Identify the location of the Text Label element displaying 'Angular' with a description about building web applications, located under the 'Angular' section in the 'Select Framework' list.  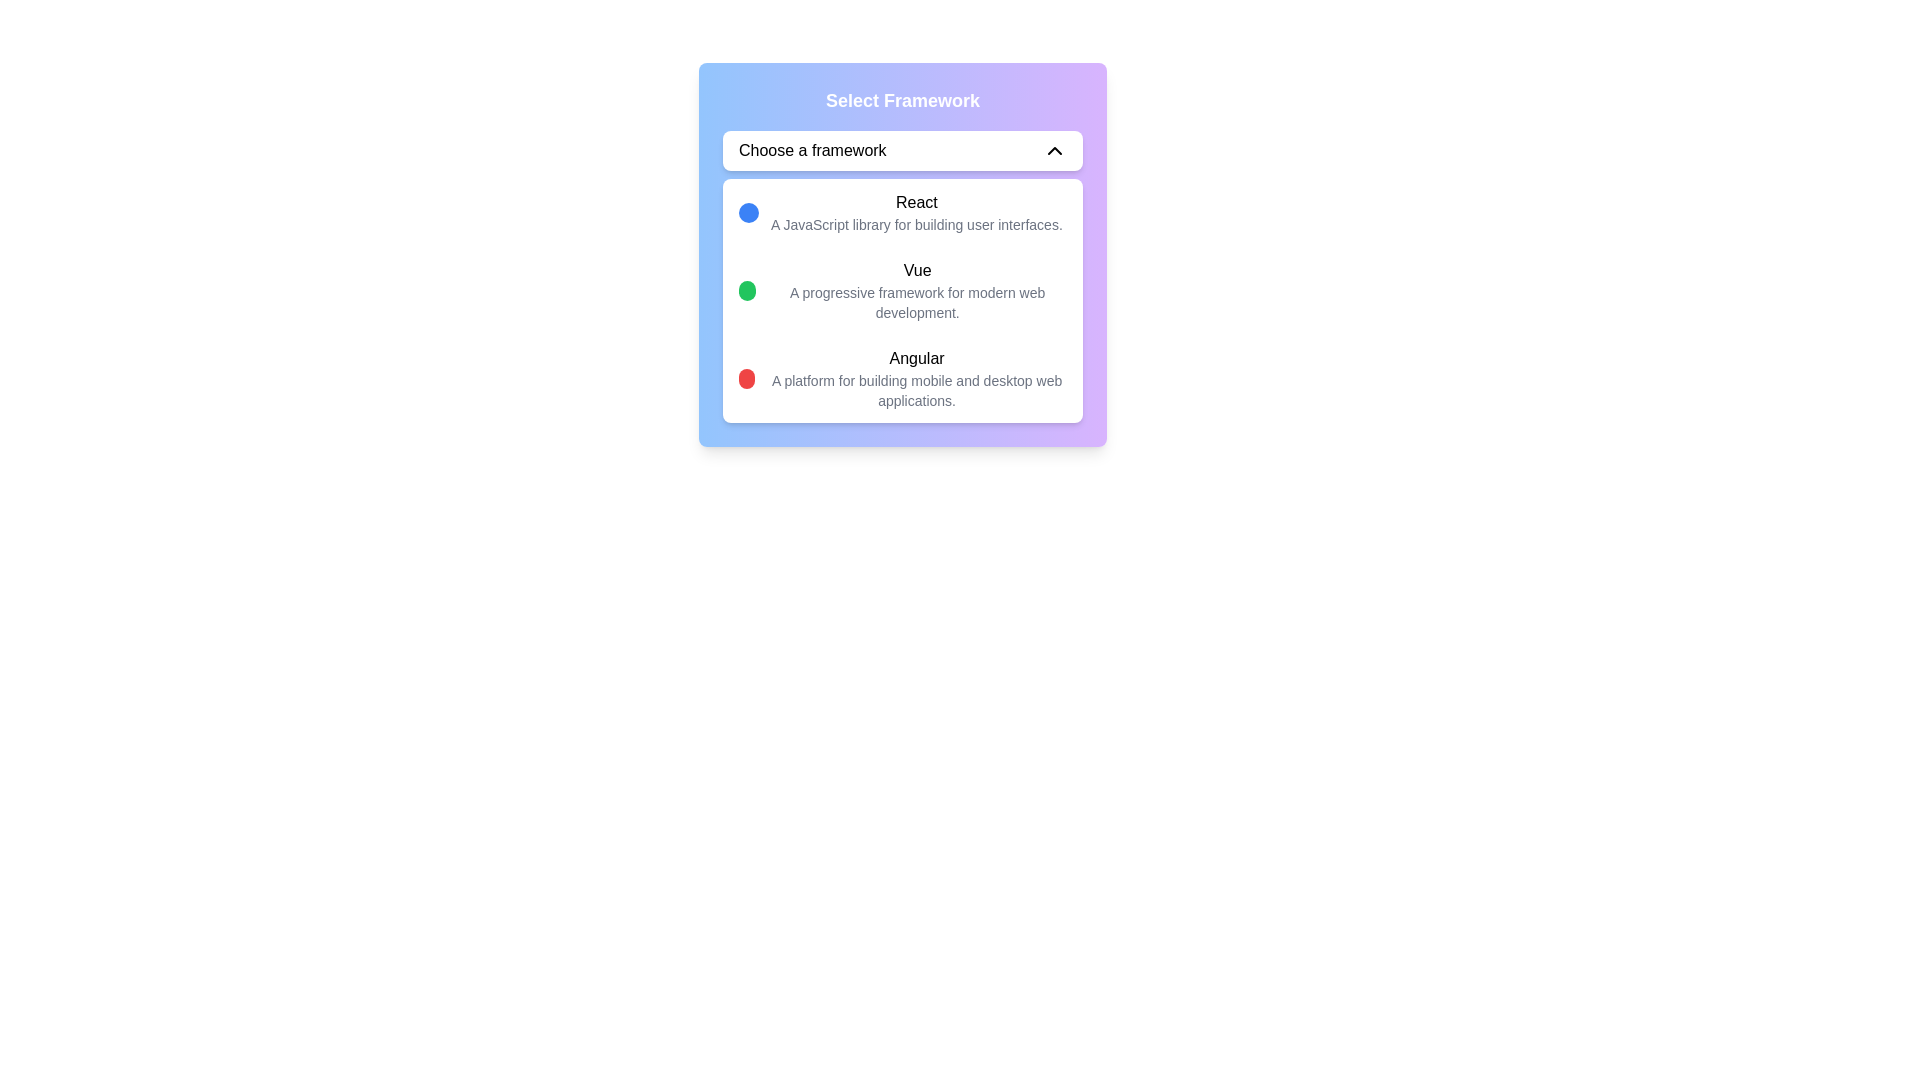
(915, 378).